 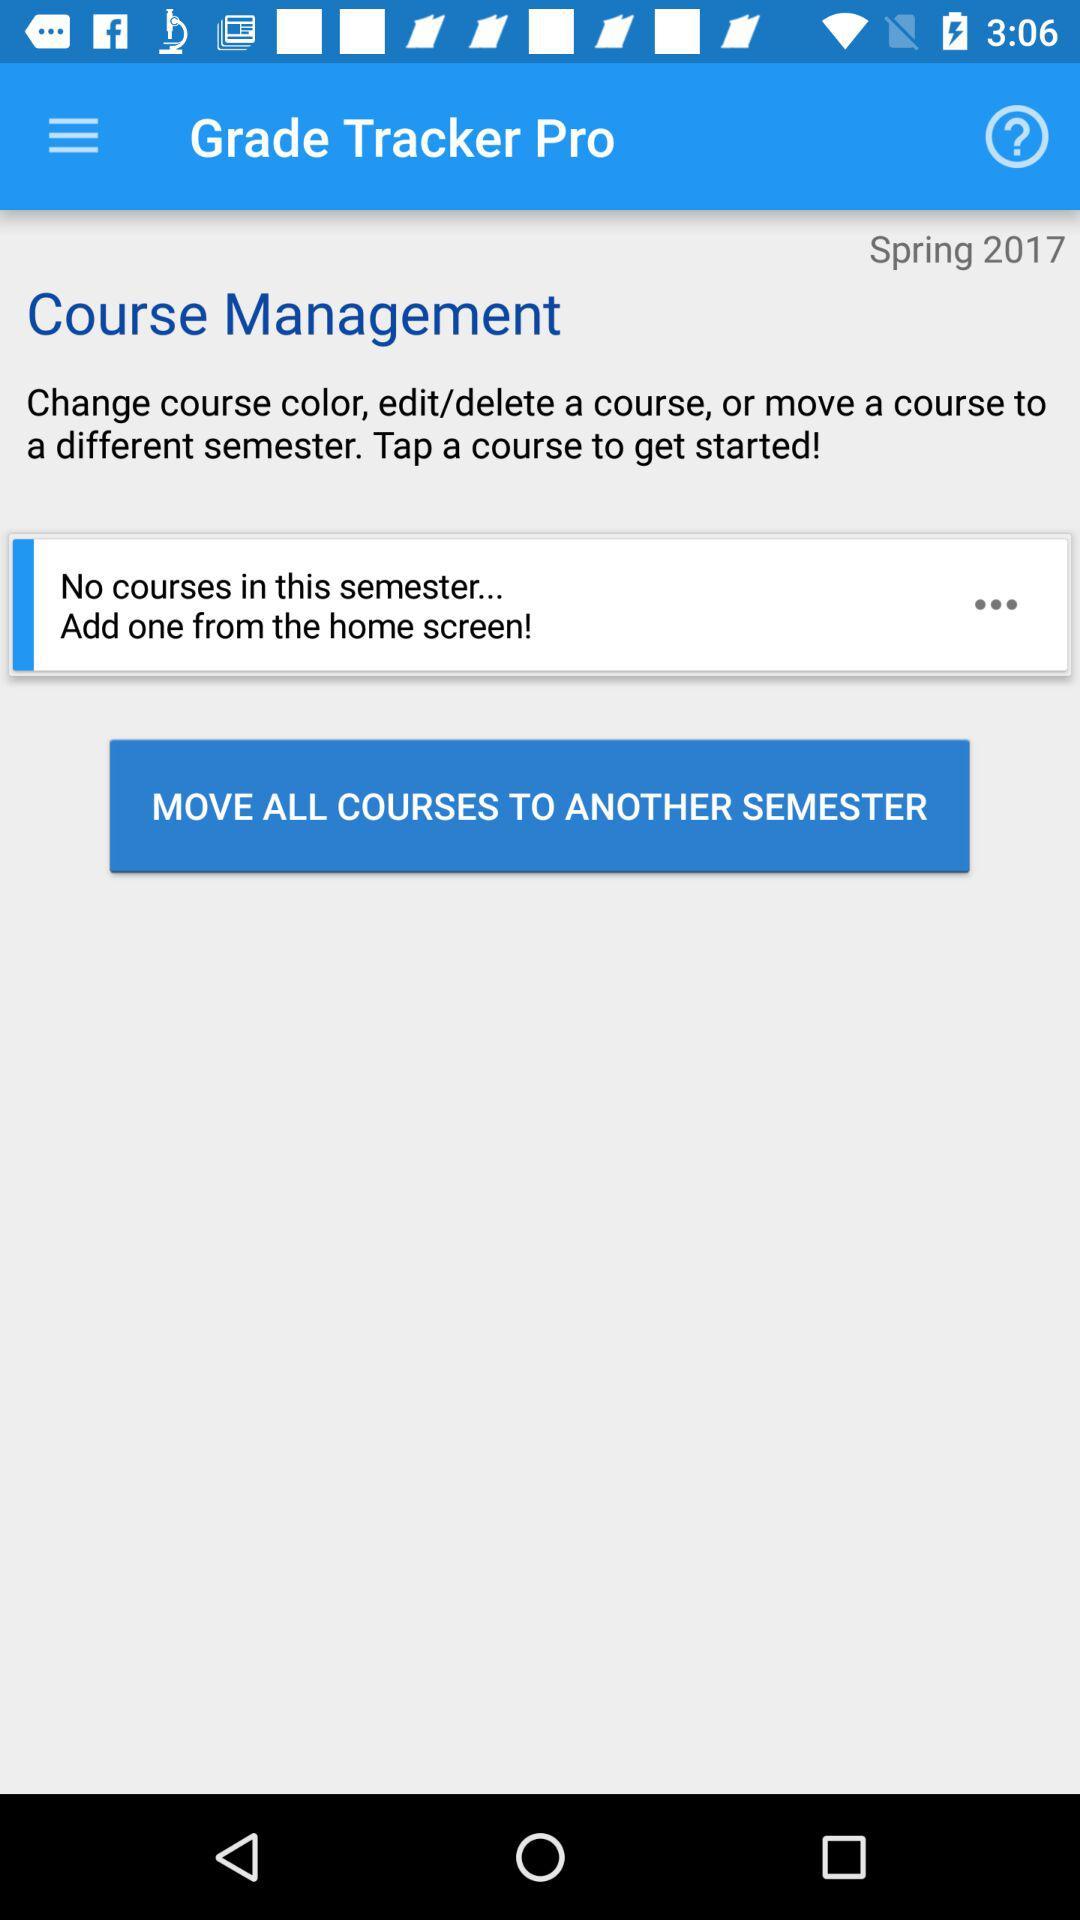 What do you see at coordinates (72, 135) in the screenshot?
I see `the item to the left of grade tracker pro item` at bounding box center [72, 135].